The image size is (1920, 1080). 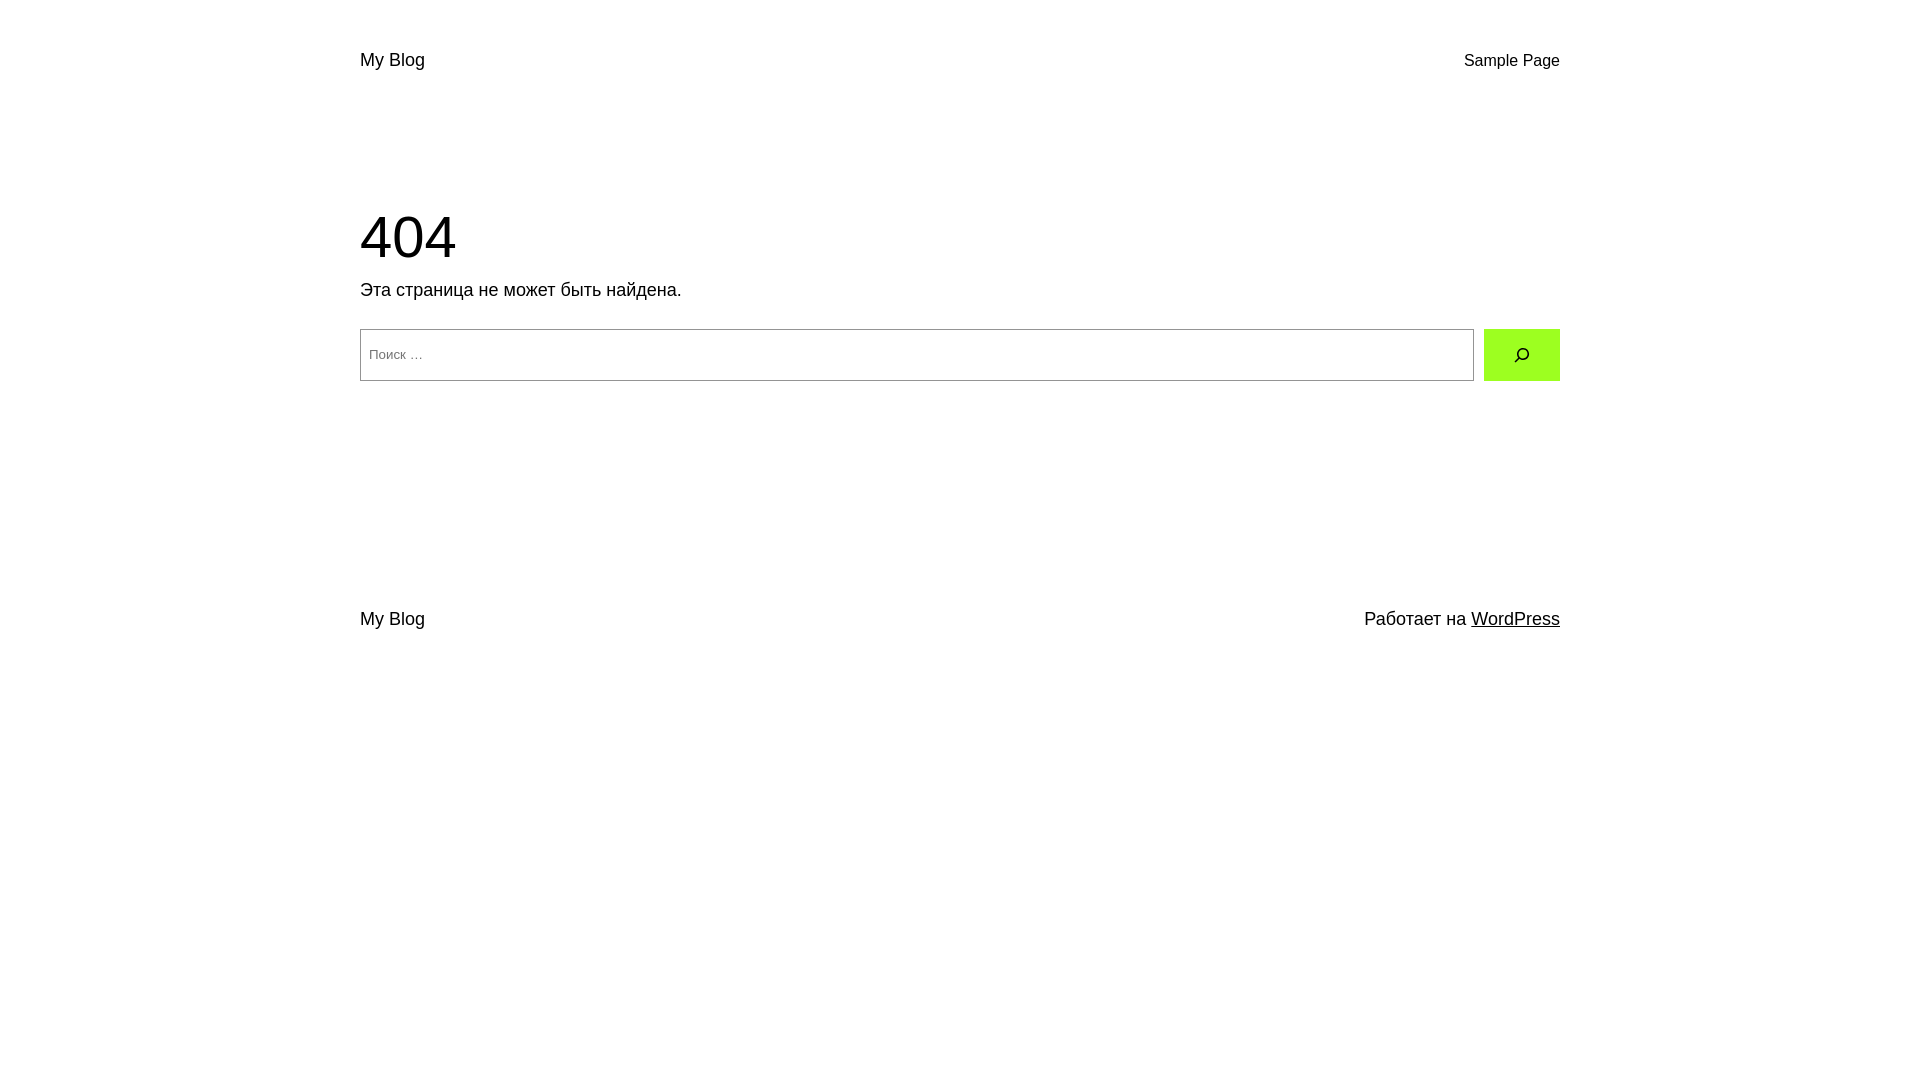 I want to click on 'My Blog', so click(x=392, y=59).